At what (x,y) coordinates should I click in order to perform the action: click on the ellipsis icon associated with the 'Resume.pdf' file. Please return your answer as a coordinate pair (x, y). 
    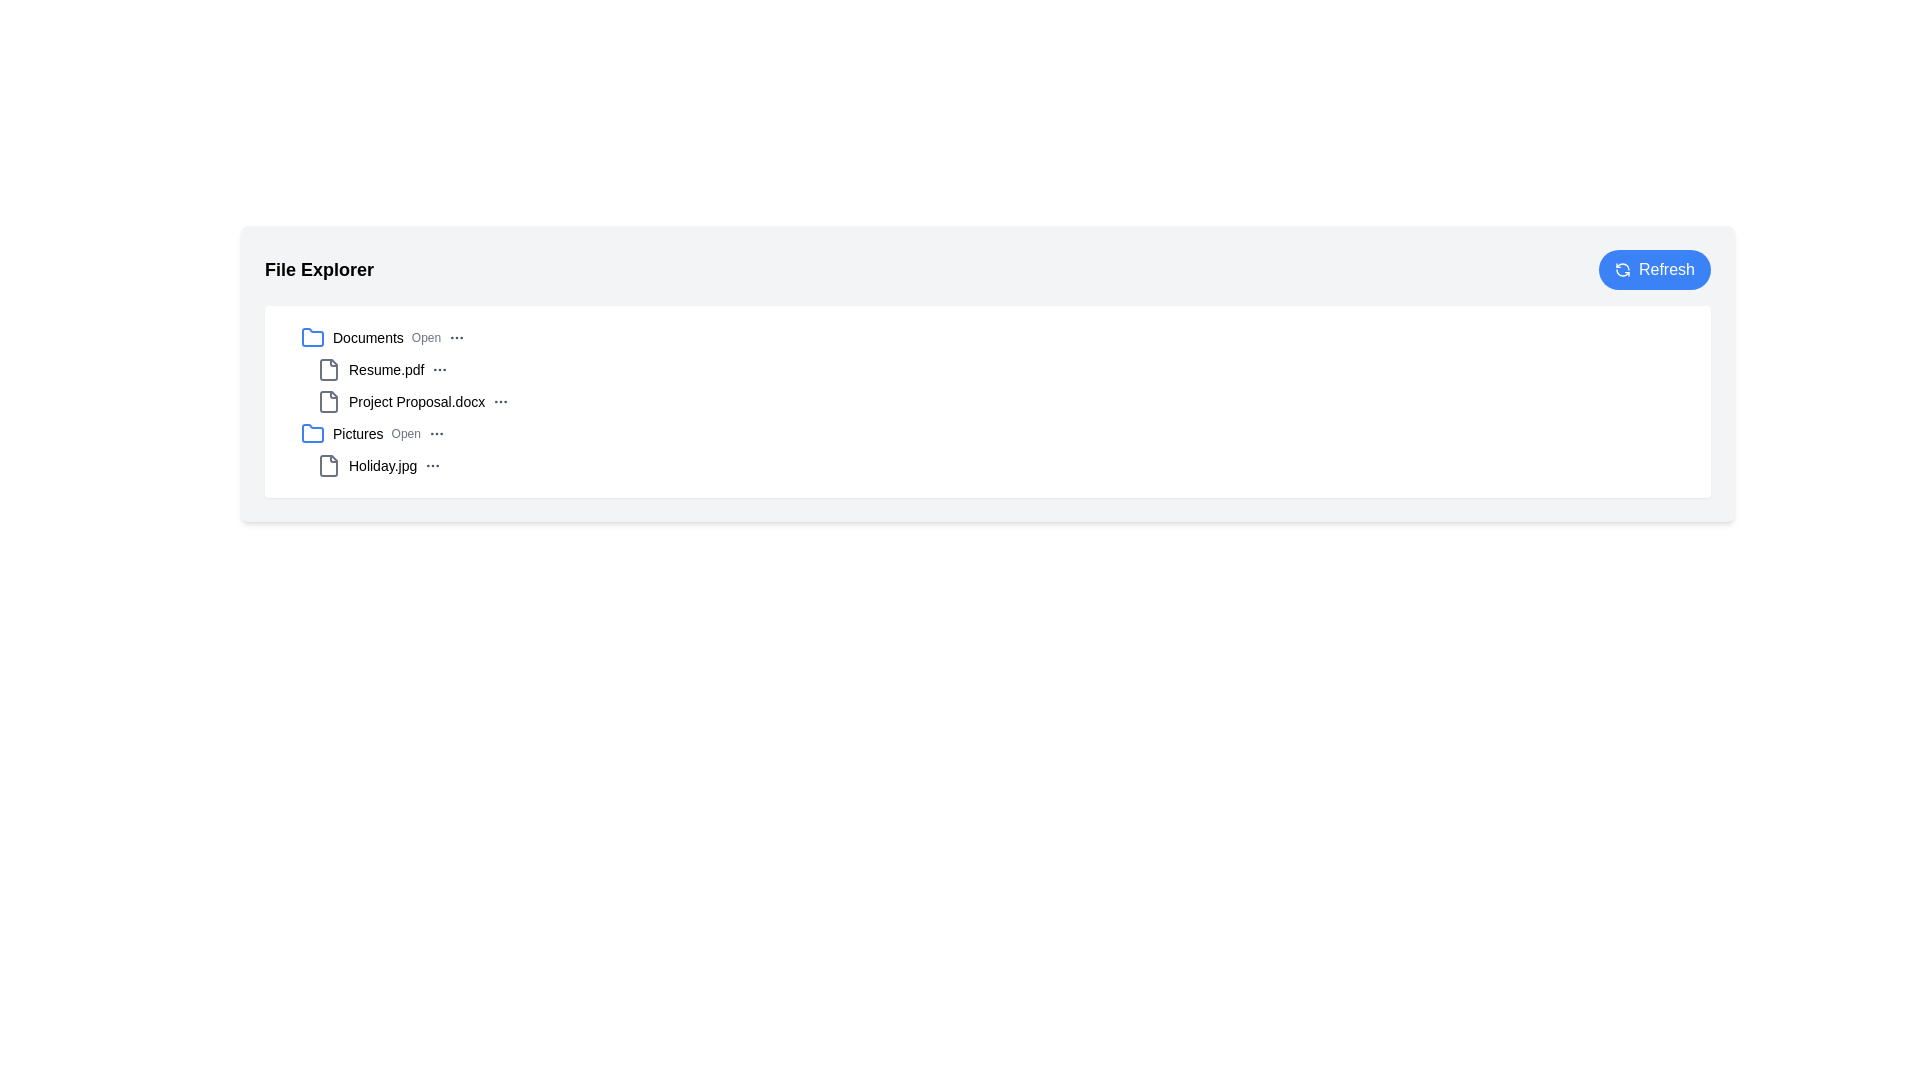
    Looking at the image, I should click on (439, 370).